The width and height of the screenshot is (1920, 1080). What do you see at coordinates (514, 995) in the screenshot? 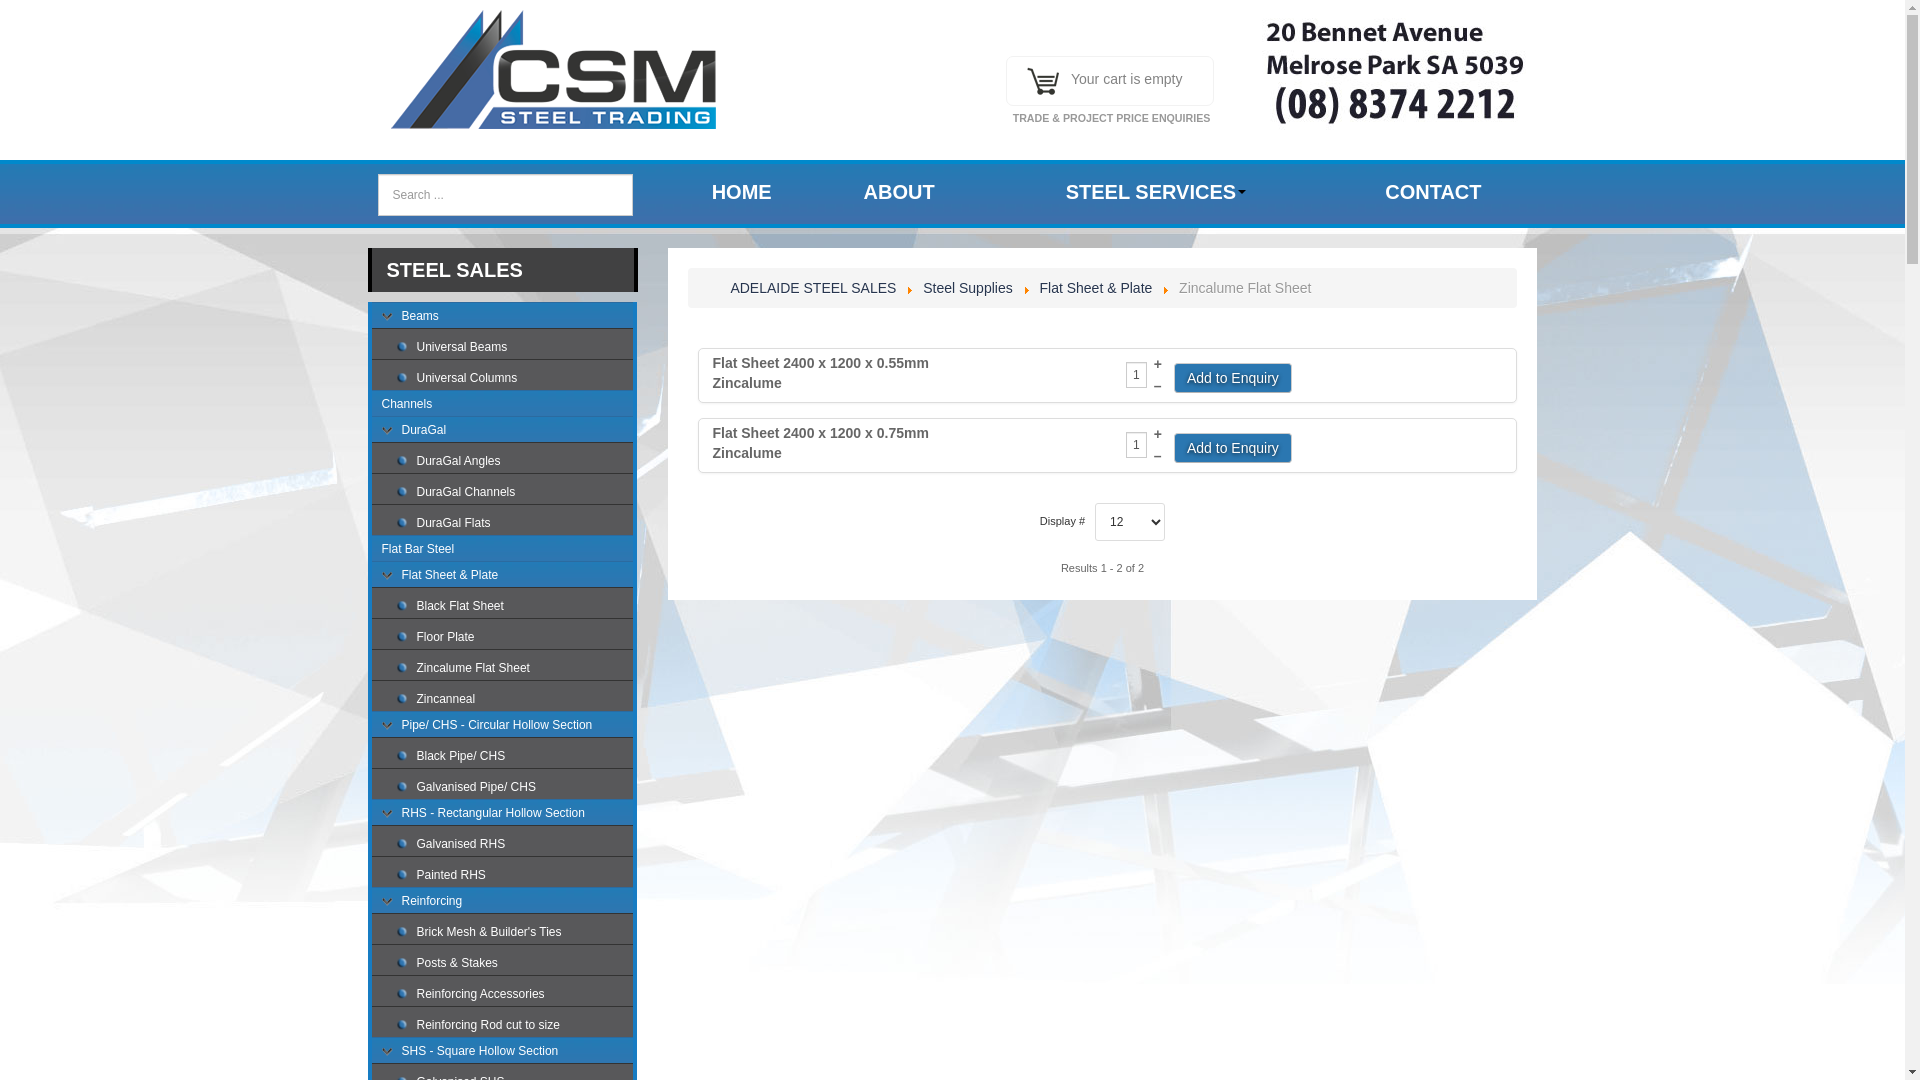
I see `'Reinforcing Accessories'` at bounding box center [514, 995].